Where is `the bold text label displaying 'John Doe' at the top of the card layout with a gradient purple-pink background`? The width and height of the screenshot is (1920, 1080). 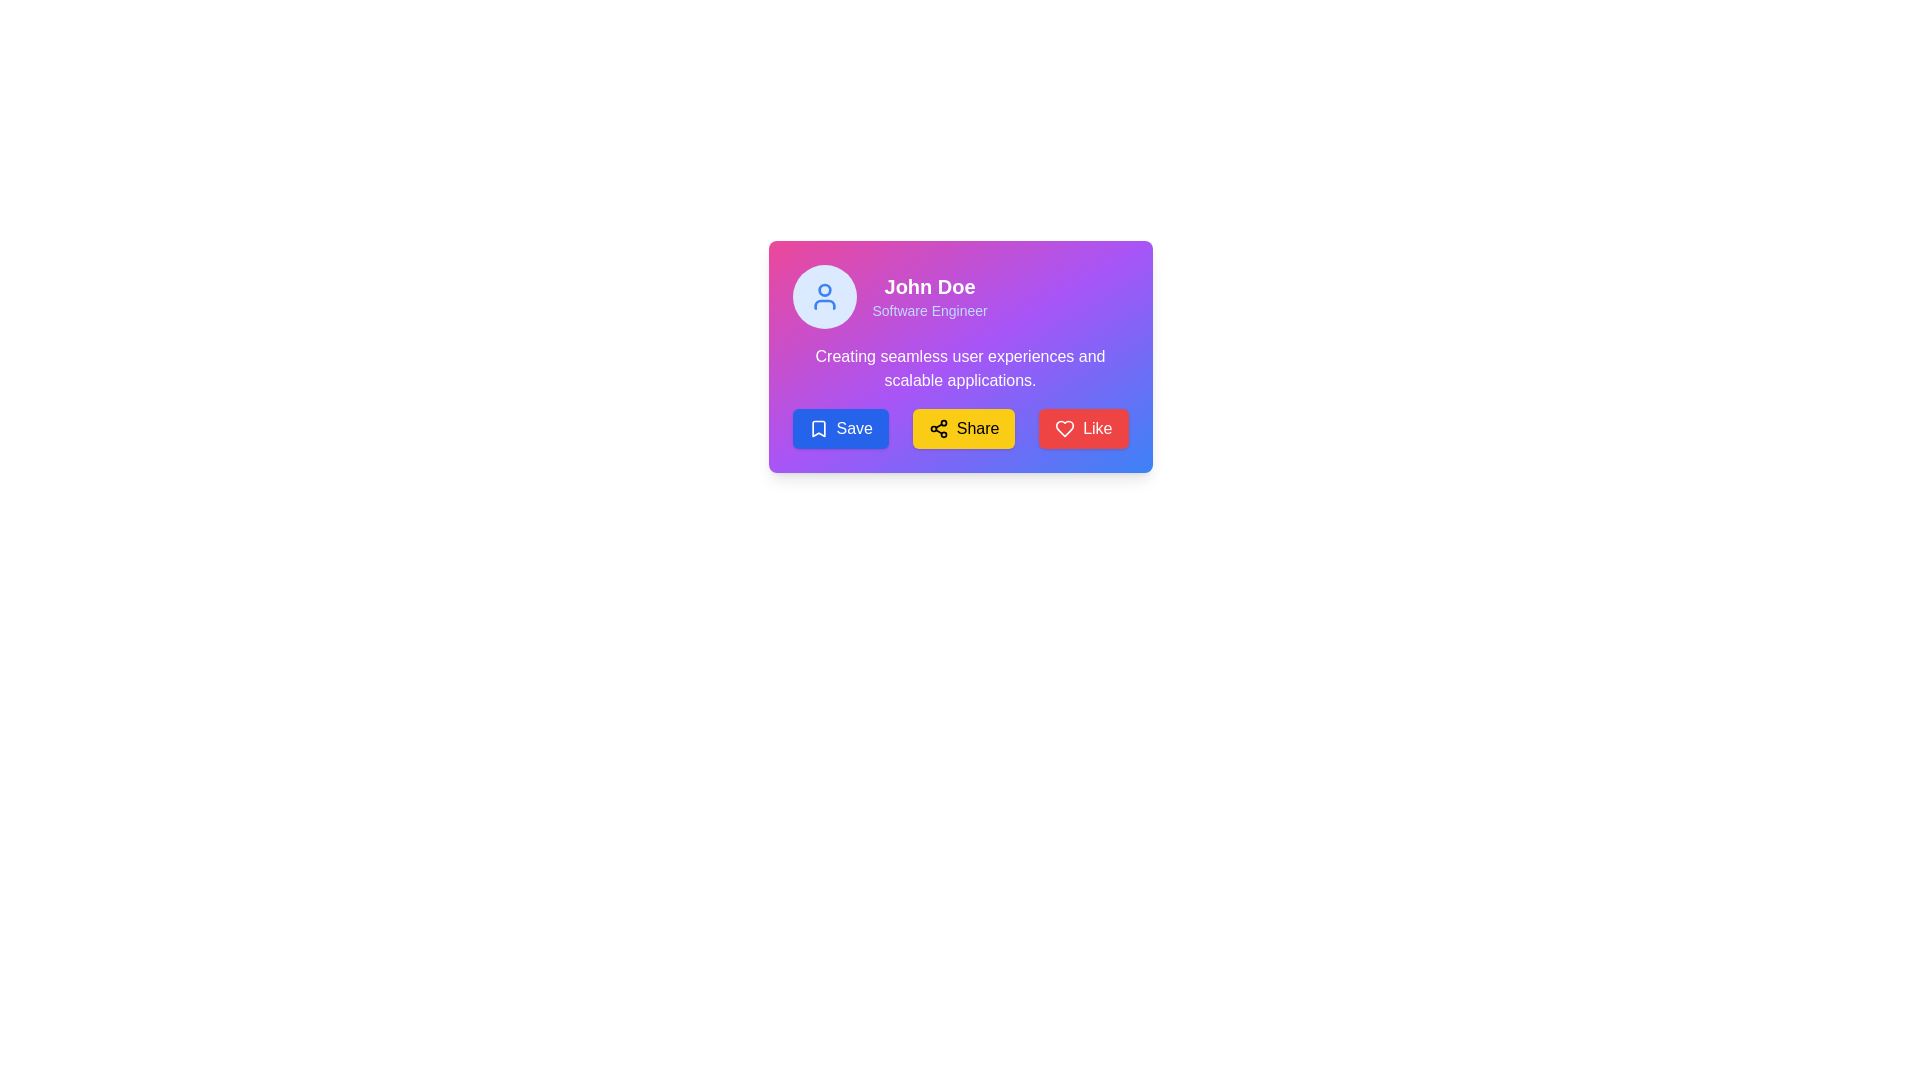 the bold text label displaying 'John Doe' at the top of the card layout with a gradient purple-pink background is located at coordinates (929, 286).